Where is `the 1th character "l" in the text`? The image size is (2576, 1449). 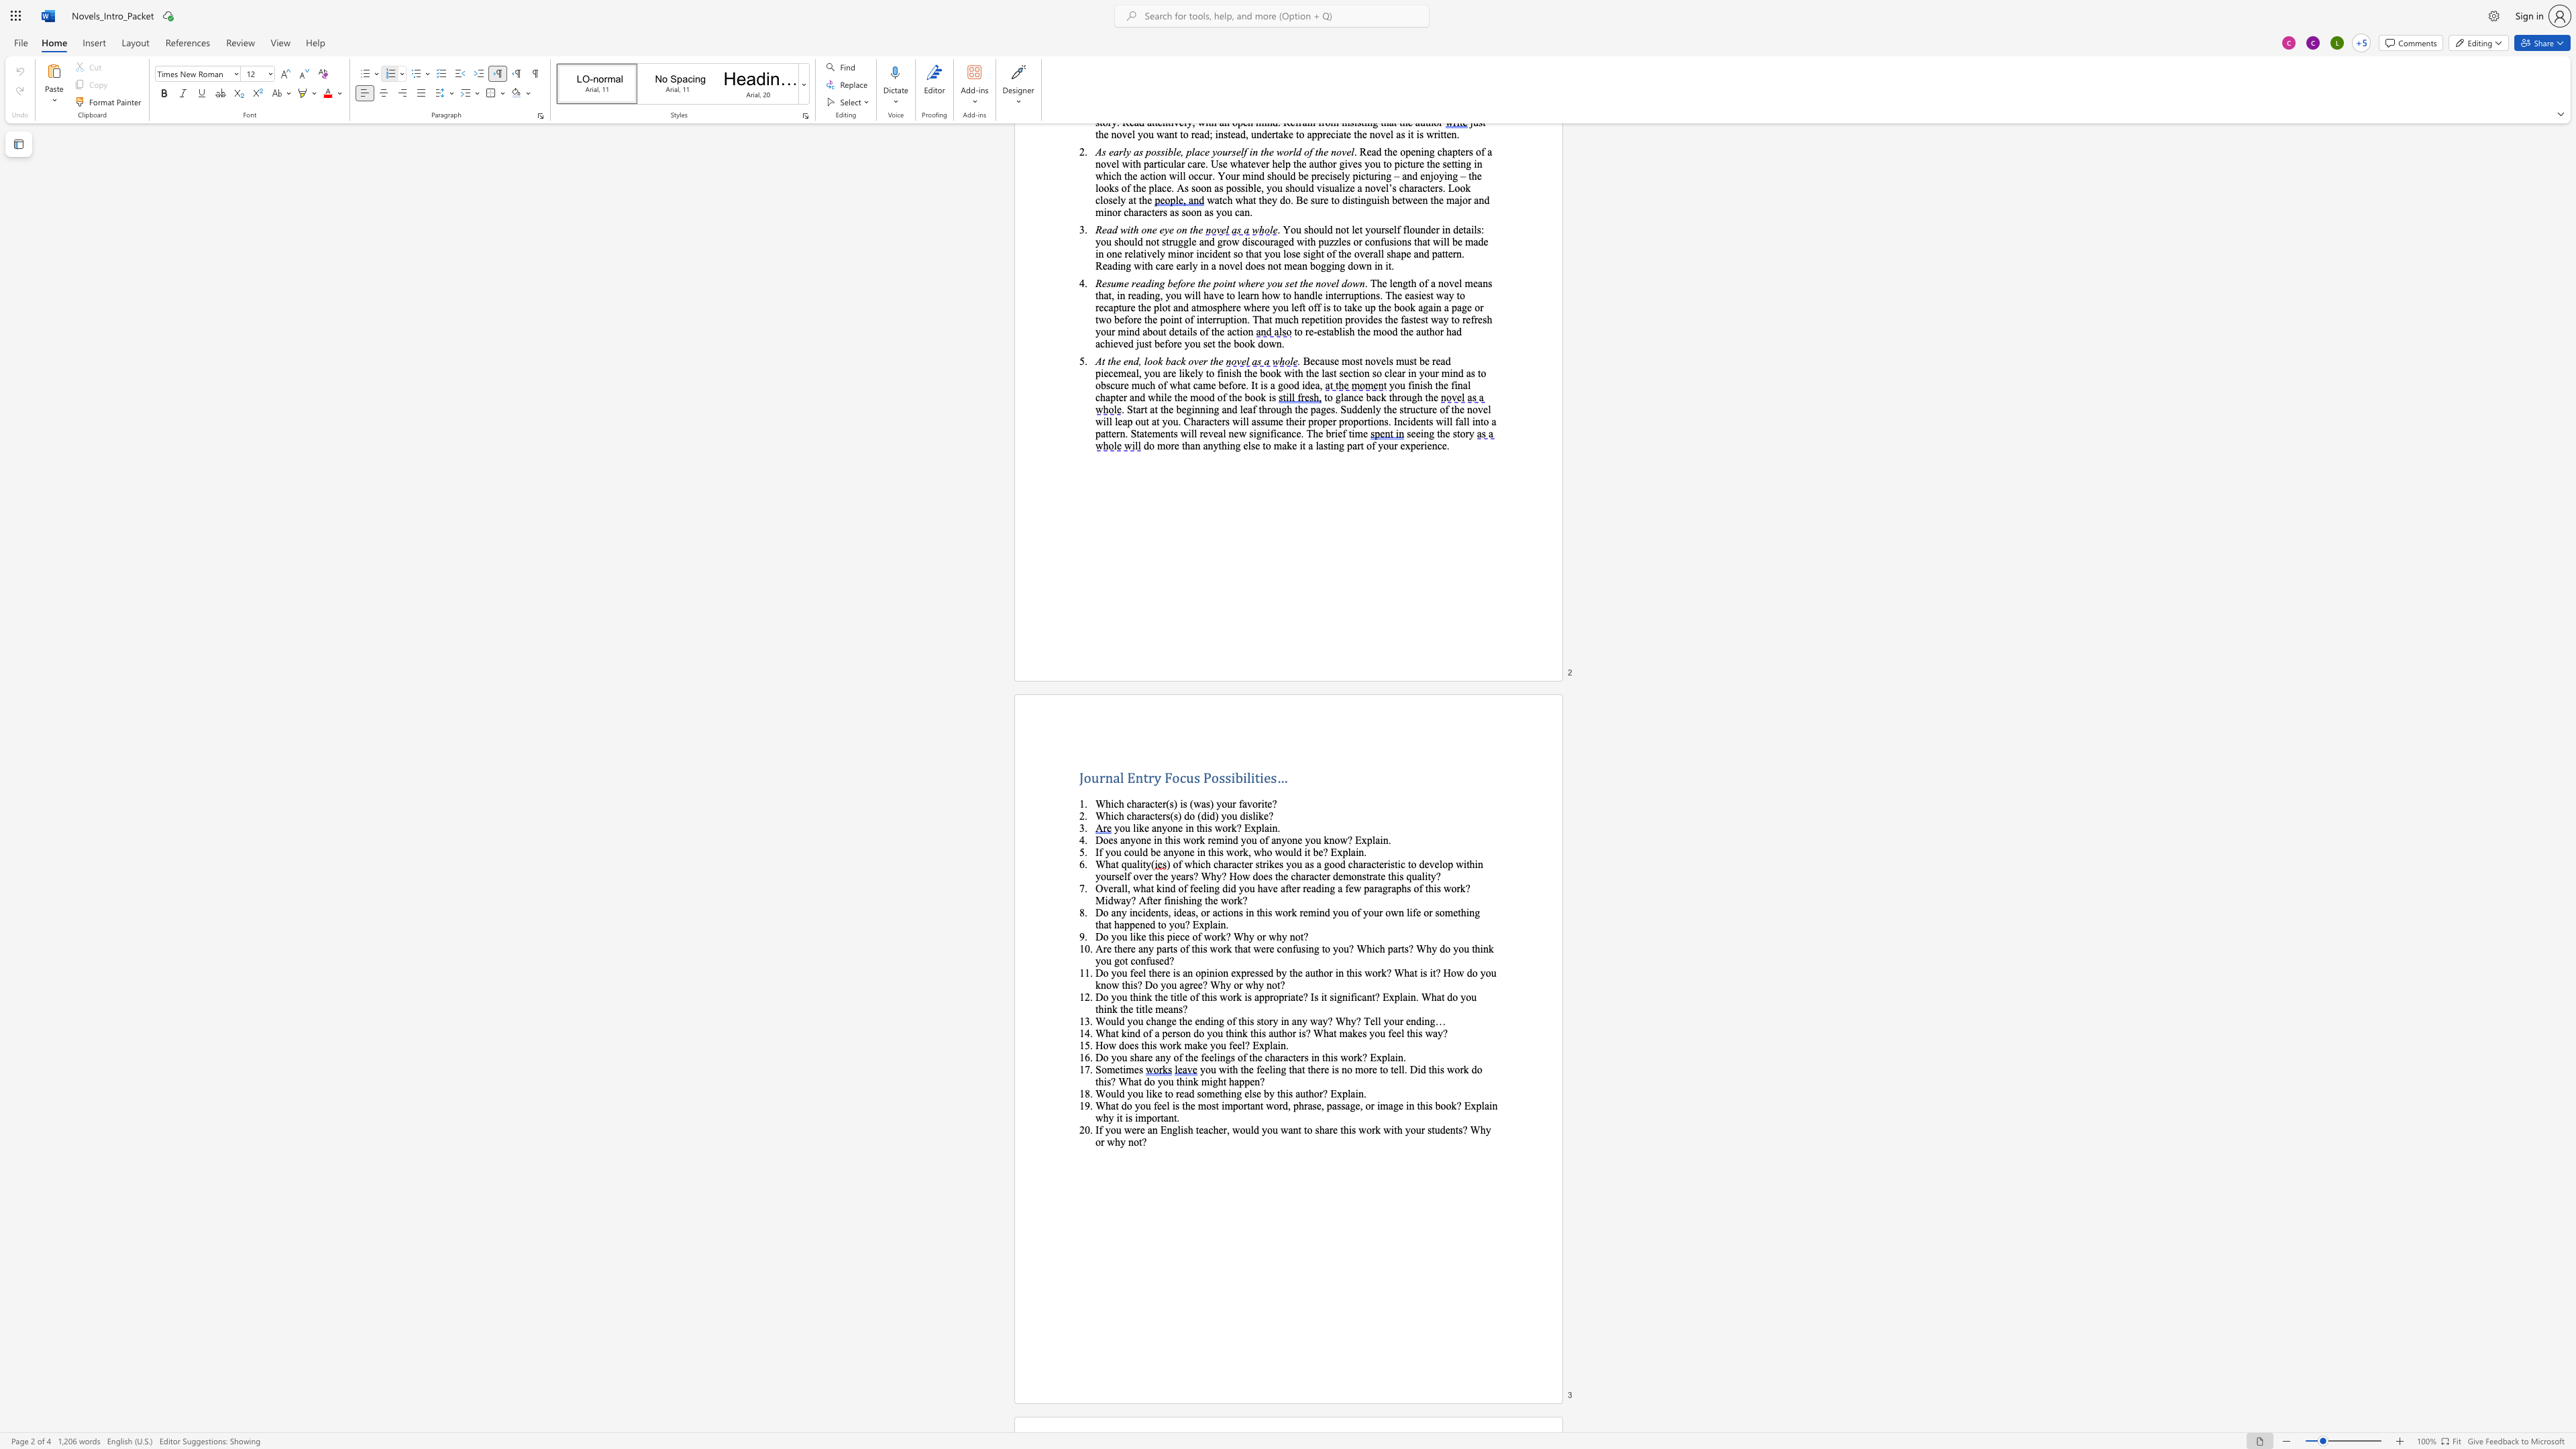
the 1th character "l" in the text is located at coordinates (1144, 972).